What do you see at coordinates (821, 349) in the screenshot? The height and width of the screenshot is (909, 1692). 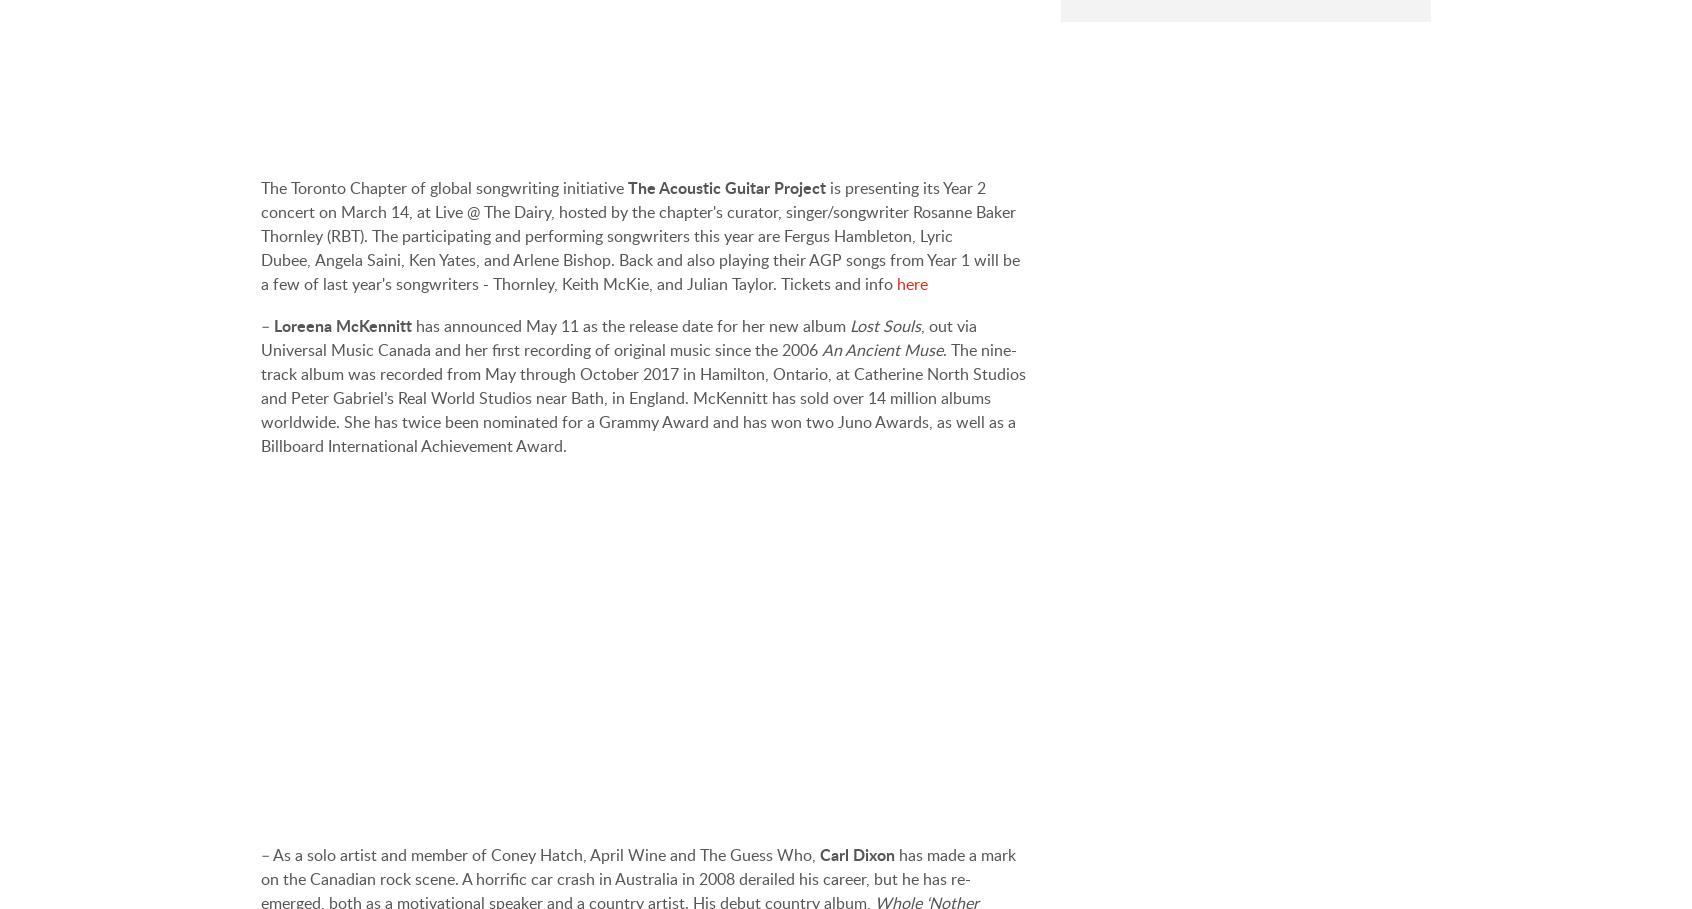 I see `'An Ancient Muse'` at bounding box center [821, 349].